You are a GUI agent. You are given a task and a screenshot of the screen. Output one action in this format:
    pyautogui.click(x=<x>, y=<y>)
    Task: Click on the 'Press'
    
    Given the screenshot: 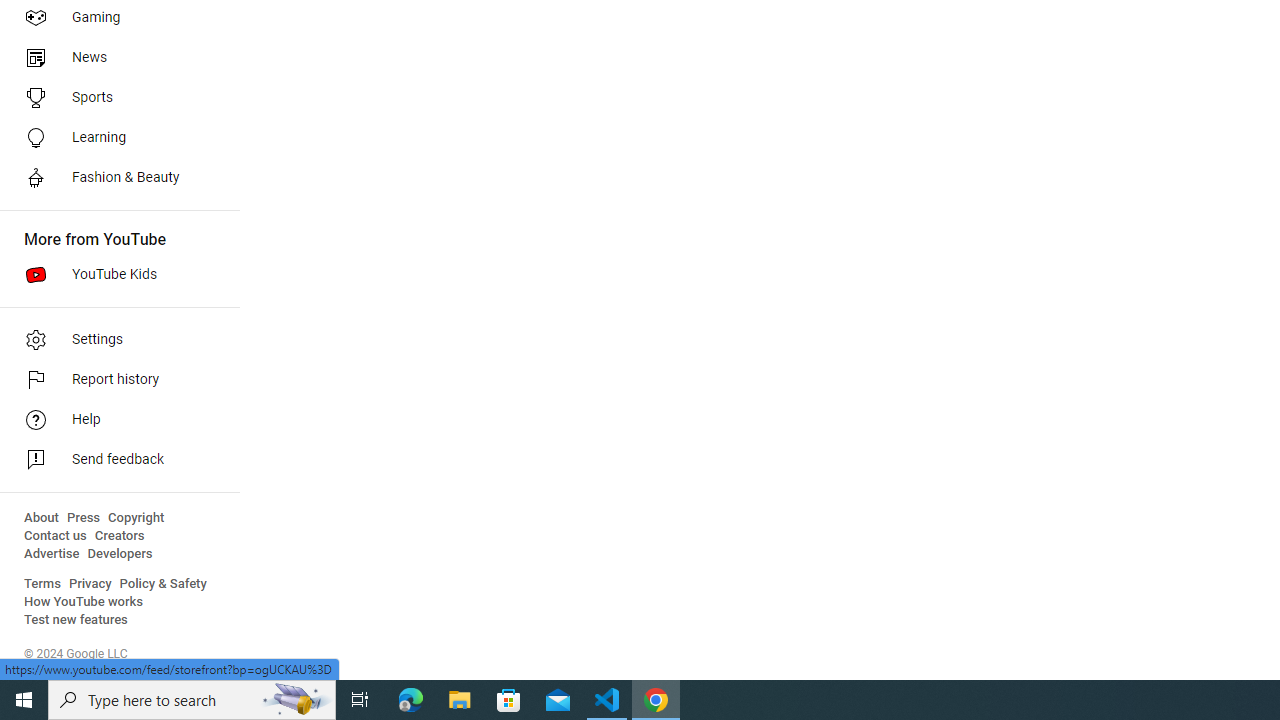 What is the action you would take?
    pyautogui.click(x=82, y=517)
    